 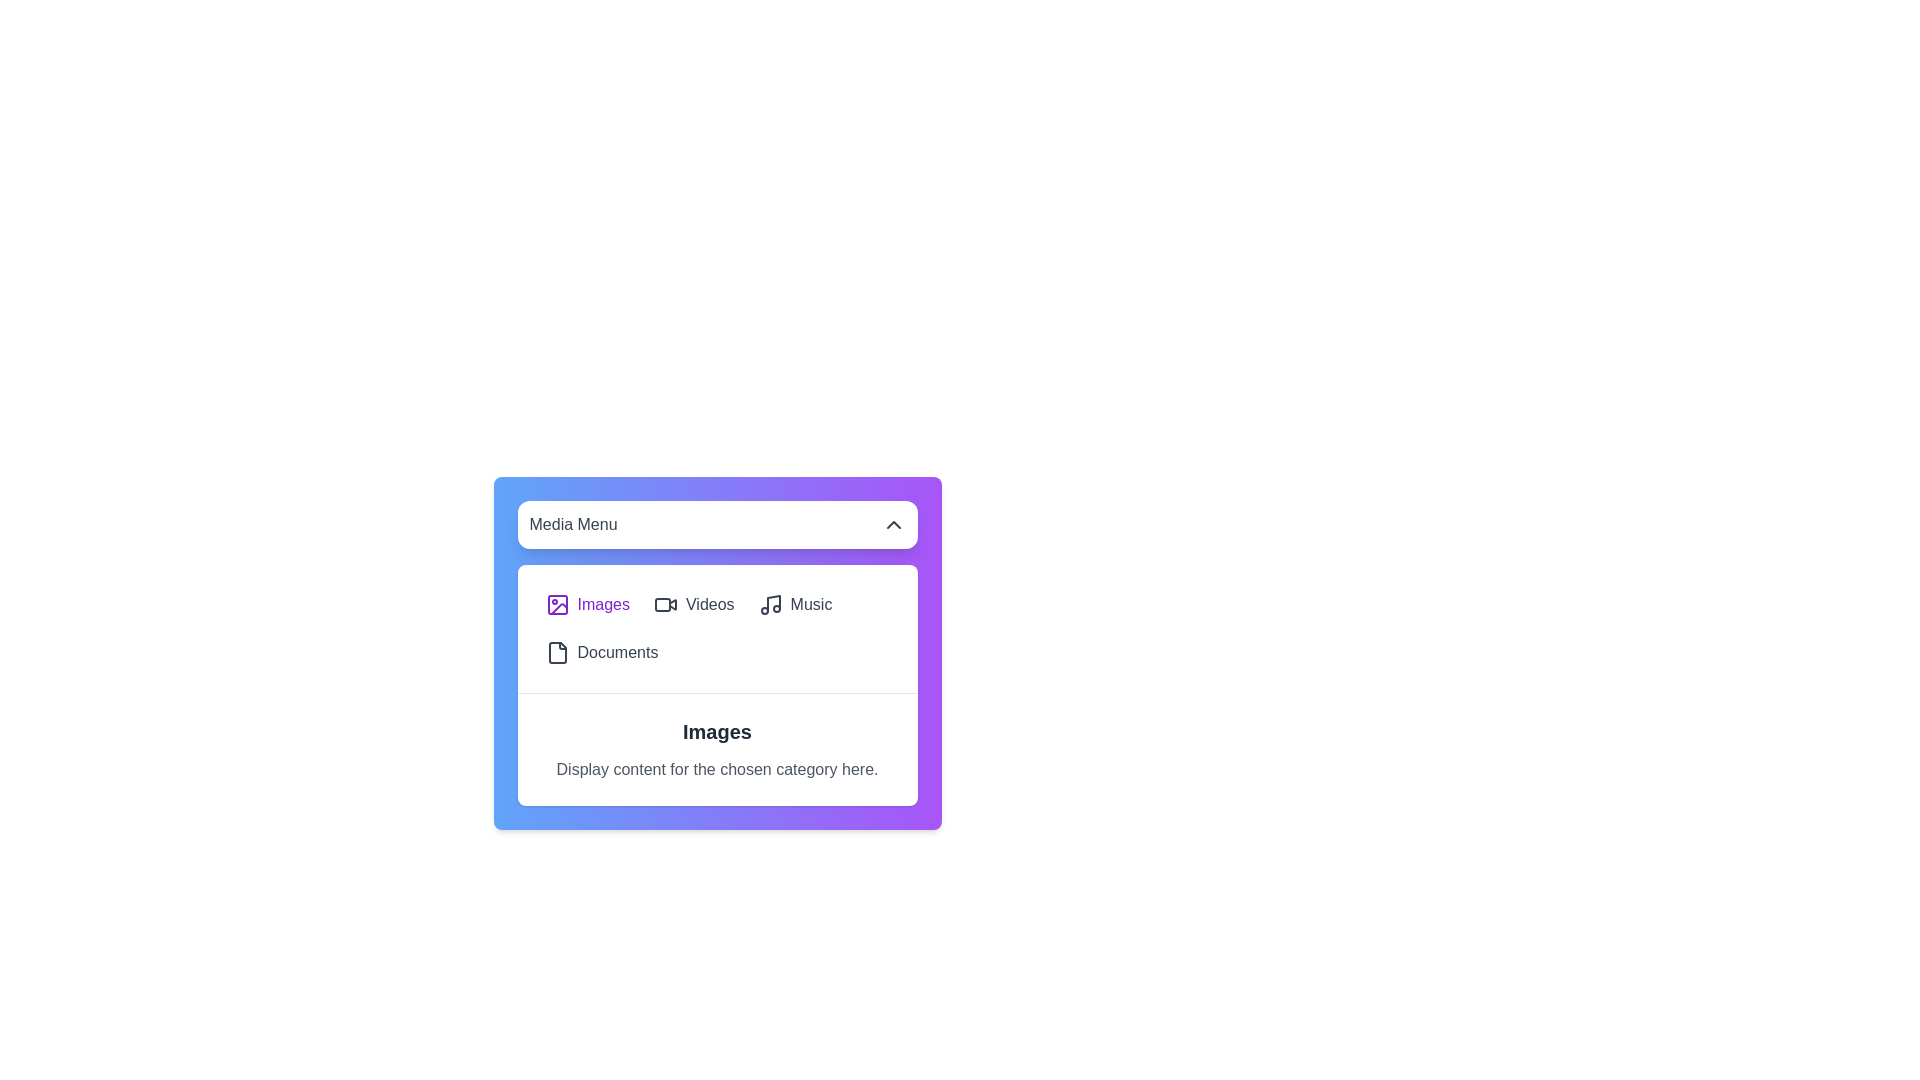 I want to click on the 'Images' category icon located in the Media Menu, so click(x=557, y=604).